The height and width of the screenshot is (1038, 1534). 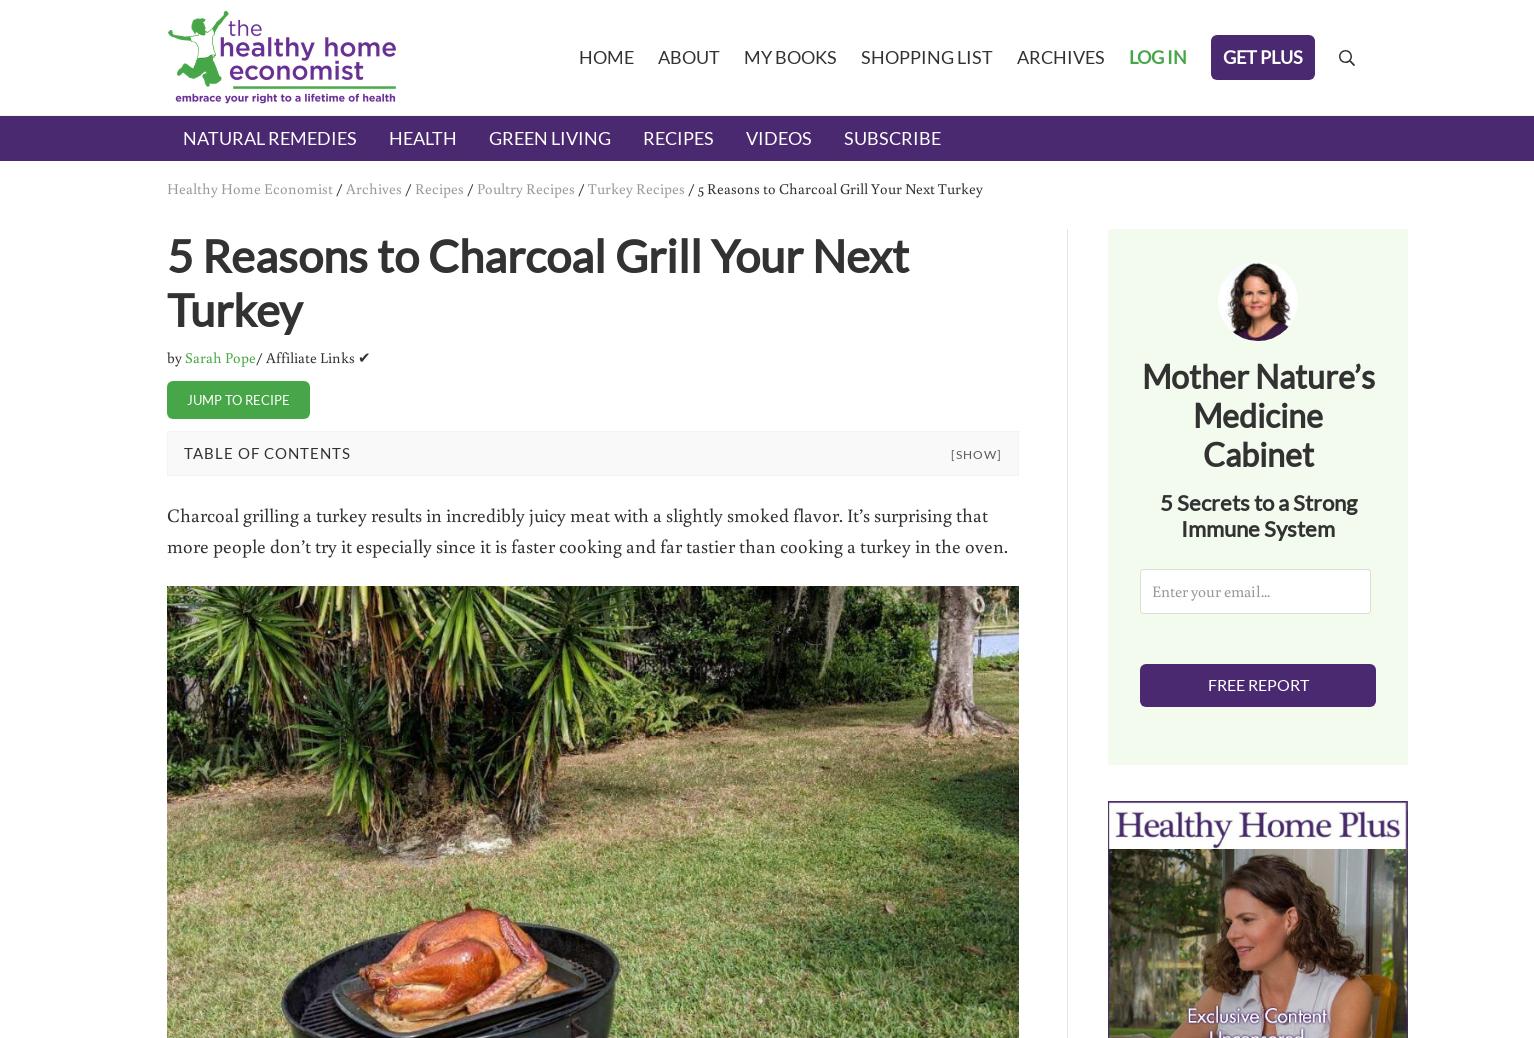 I want to click on 'Jump to Recipe', so click(x=185, y=400).